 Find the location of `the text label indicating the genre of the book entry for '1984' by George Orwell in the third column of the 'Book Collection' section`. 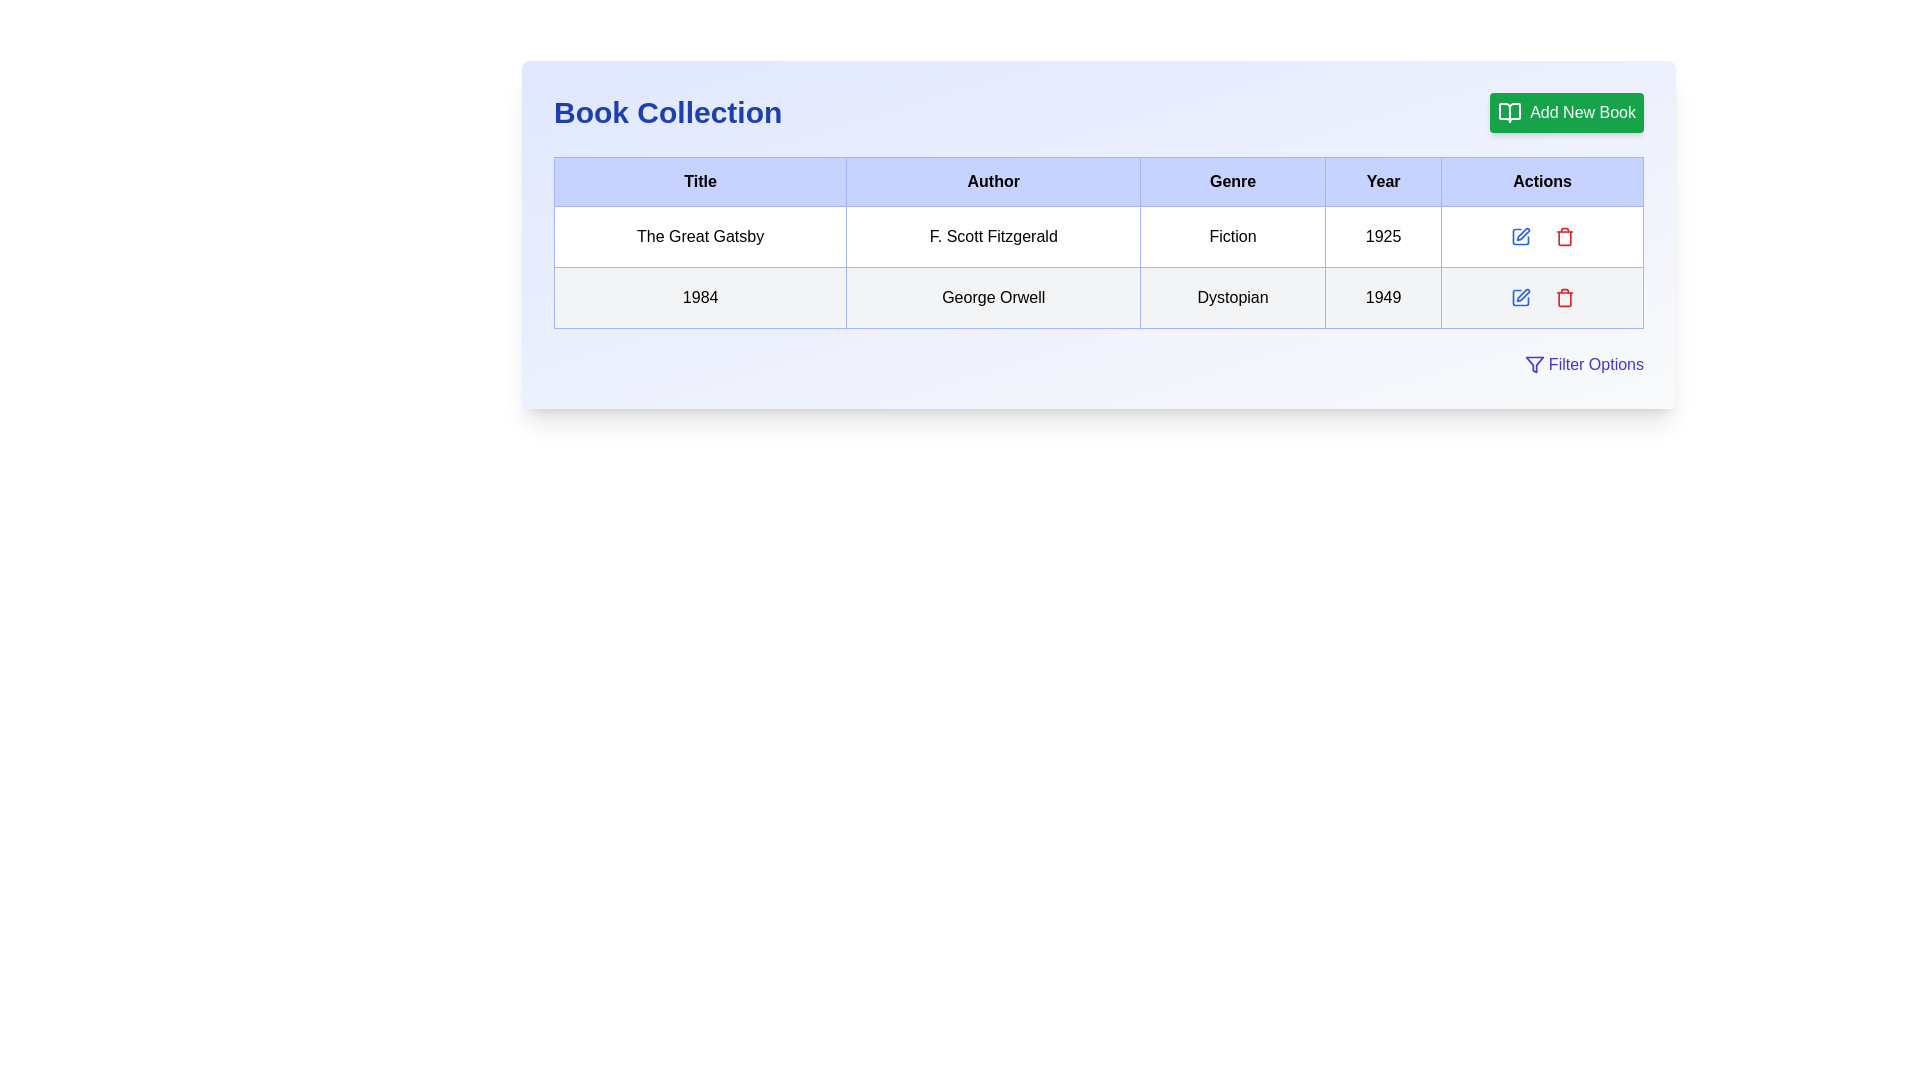

the text label indicating the genre of the book entry for '1984' by George Orwell in the third column of the 'Book Collection' section is located at coordinates (1232, 297).